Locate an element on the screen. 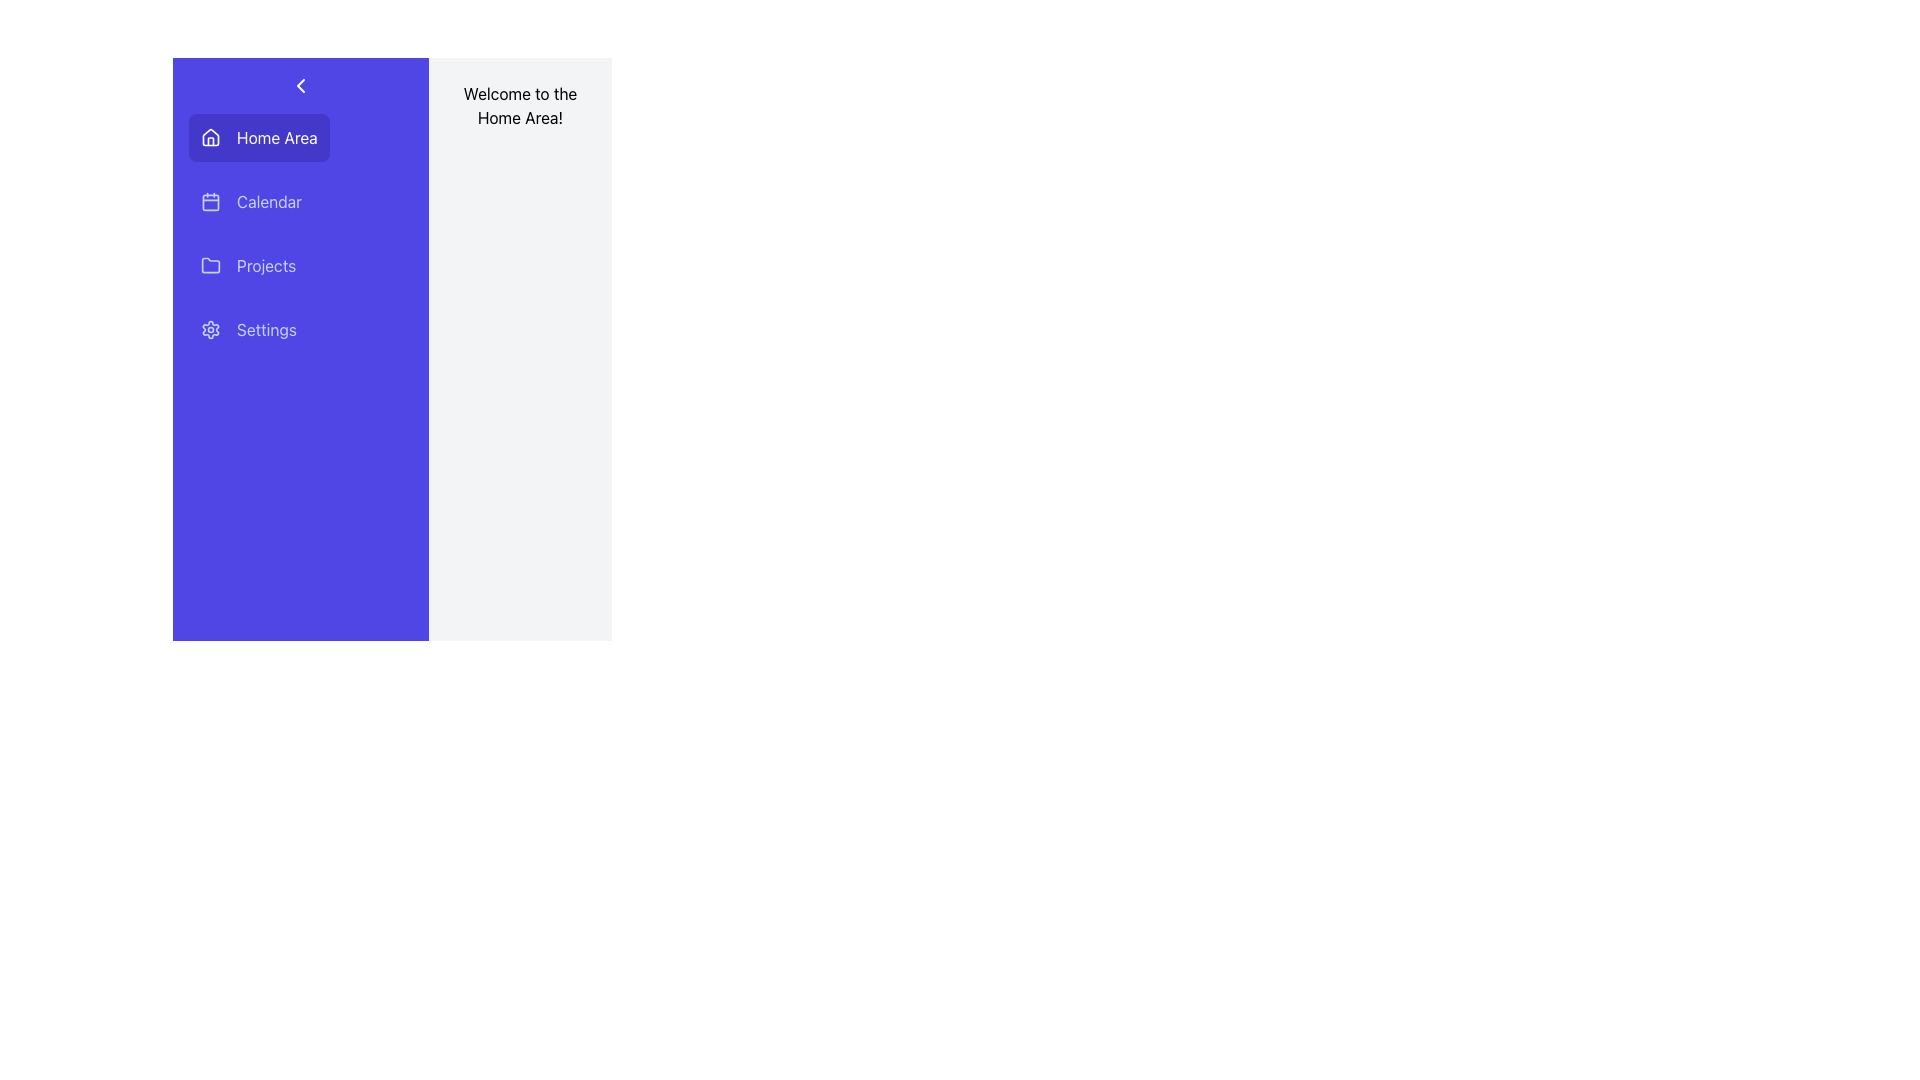 The height and width of the screenshot is (1080, 1920). the 'Home Area' icon located in the sidebar menu by moving the cursor to its center point is located at coordinates (211, 136).